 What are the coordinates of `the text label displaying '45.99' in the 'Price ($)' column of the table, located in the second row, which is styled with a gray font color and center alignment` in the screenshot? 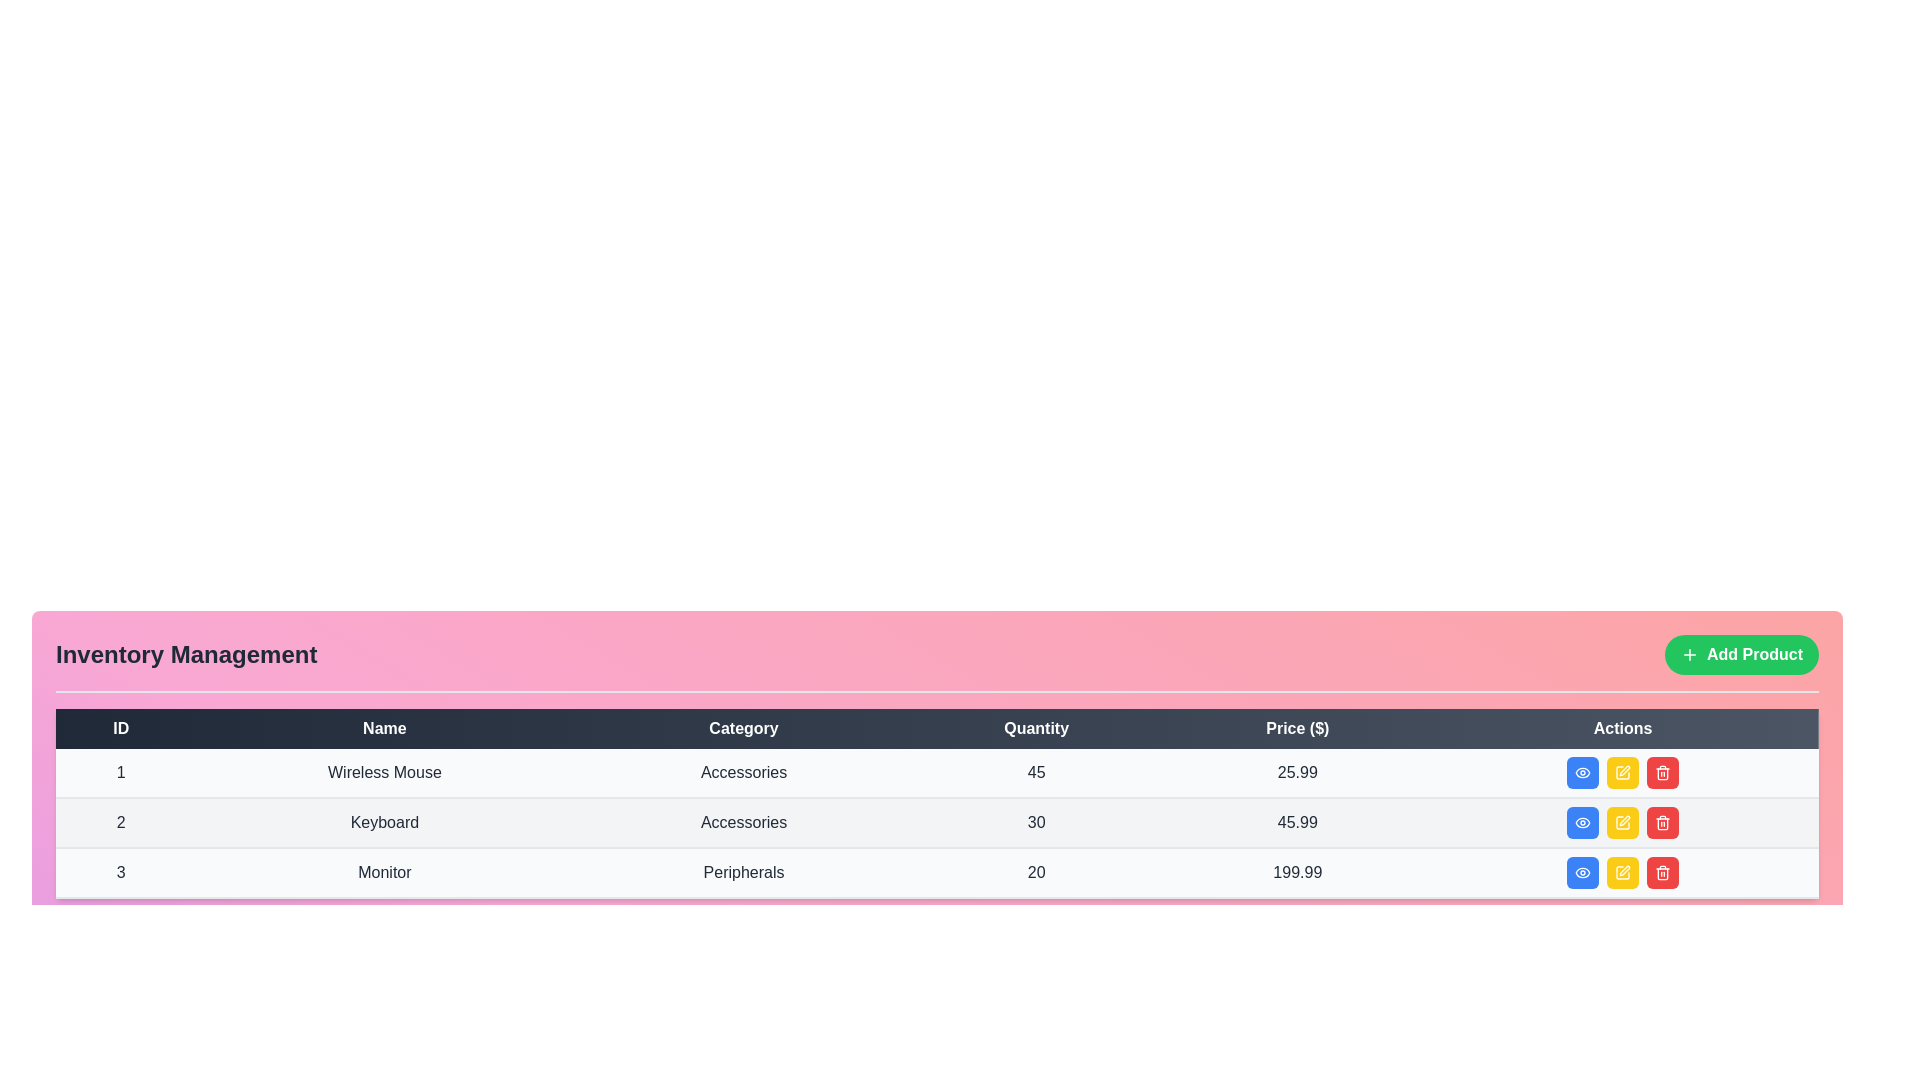 It's located at (1297, 822).